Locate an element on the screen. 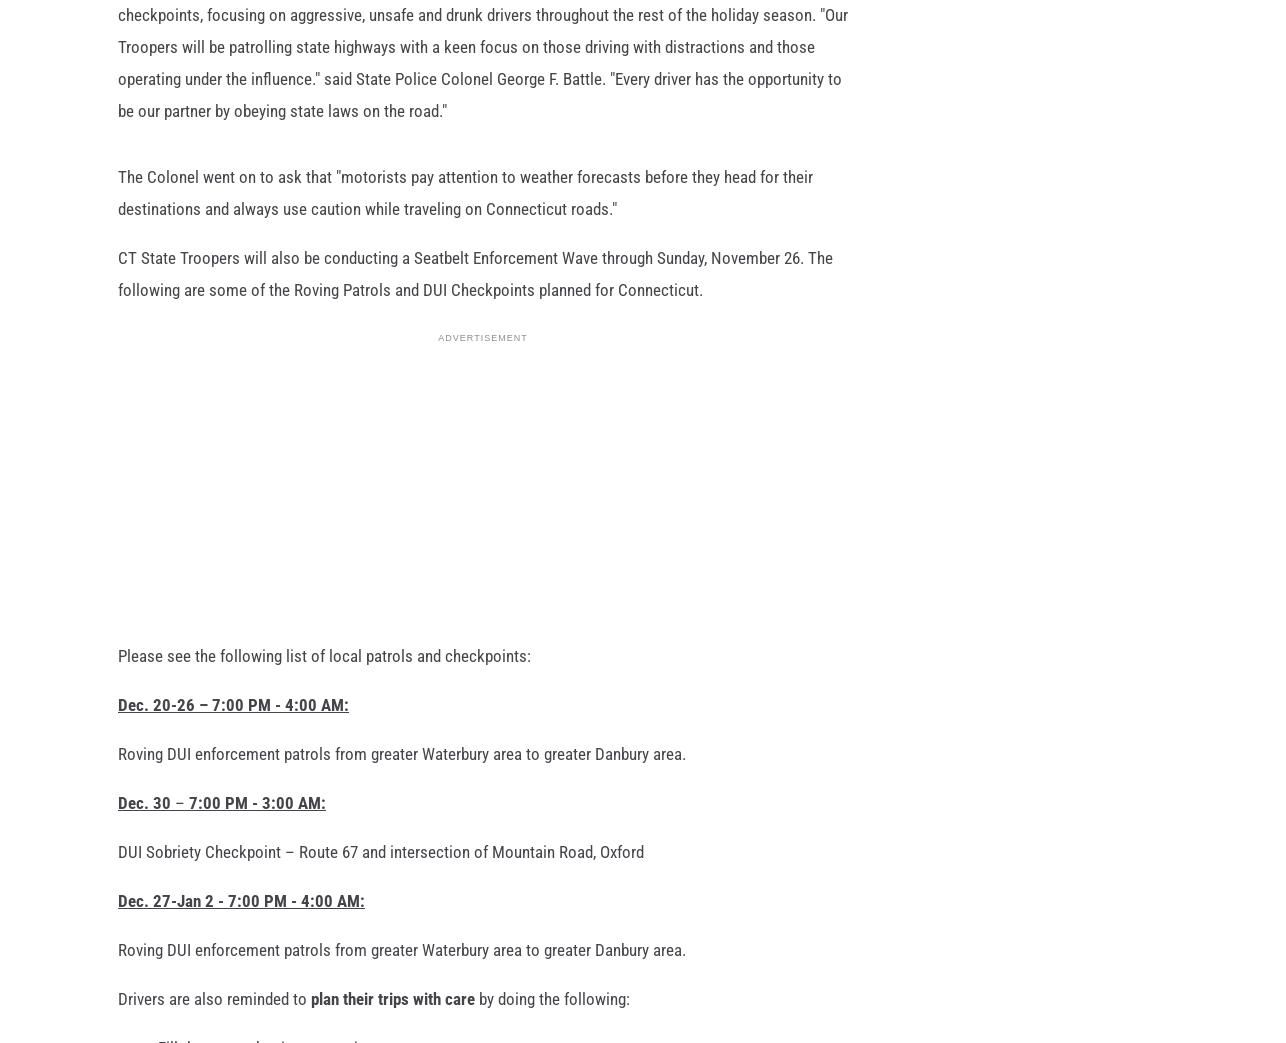  'CT State Troopers will also be conducting a Seatbelt Enforcement Wave through Sunday, November 26. The following are some of the Roving Patrols and DUI Checkpoints planned for Connecticut.' is located at coordinates (474, 287).